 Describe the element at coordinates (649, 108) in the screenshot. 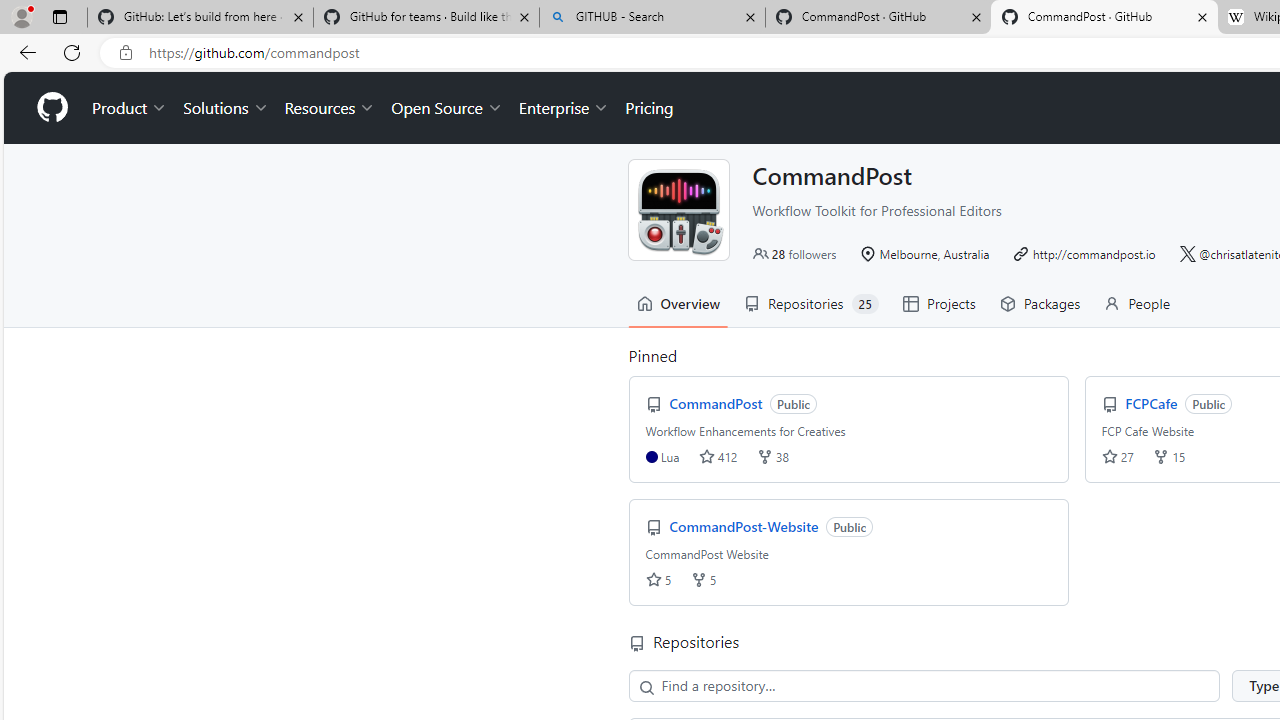

I see `'Pricing'` at that location.